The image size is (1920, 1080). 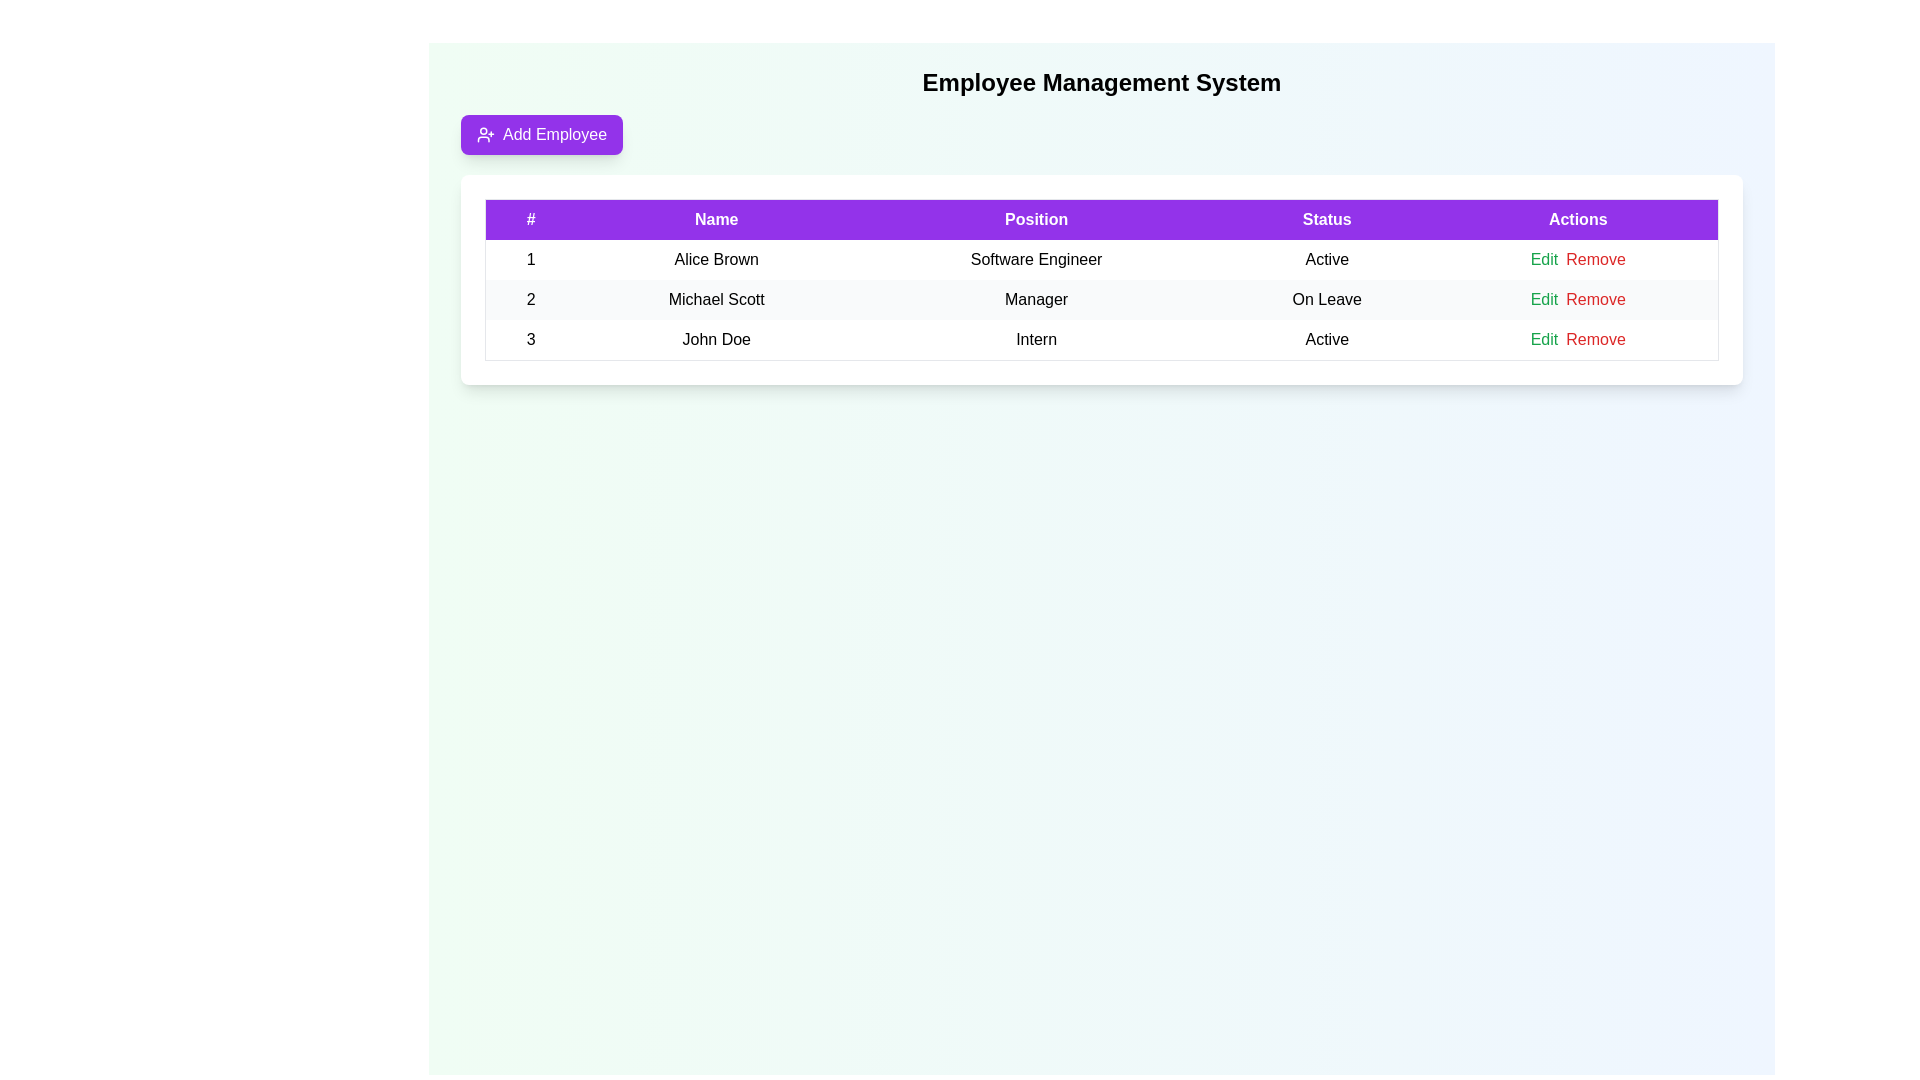 What do you see at coordinates (1577, 338) in the screenshot?
I see `the 'Remove' link in the Group of buttons with individual clickable links located in the 'Actions' column of the third row of the table` at bounding box center [1577, 338].